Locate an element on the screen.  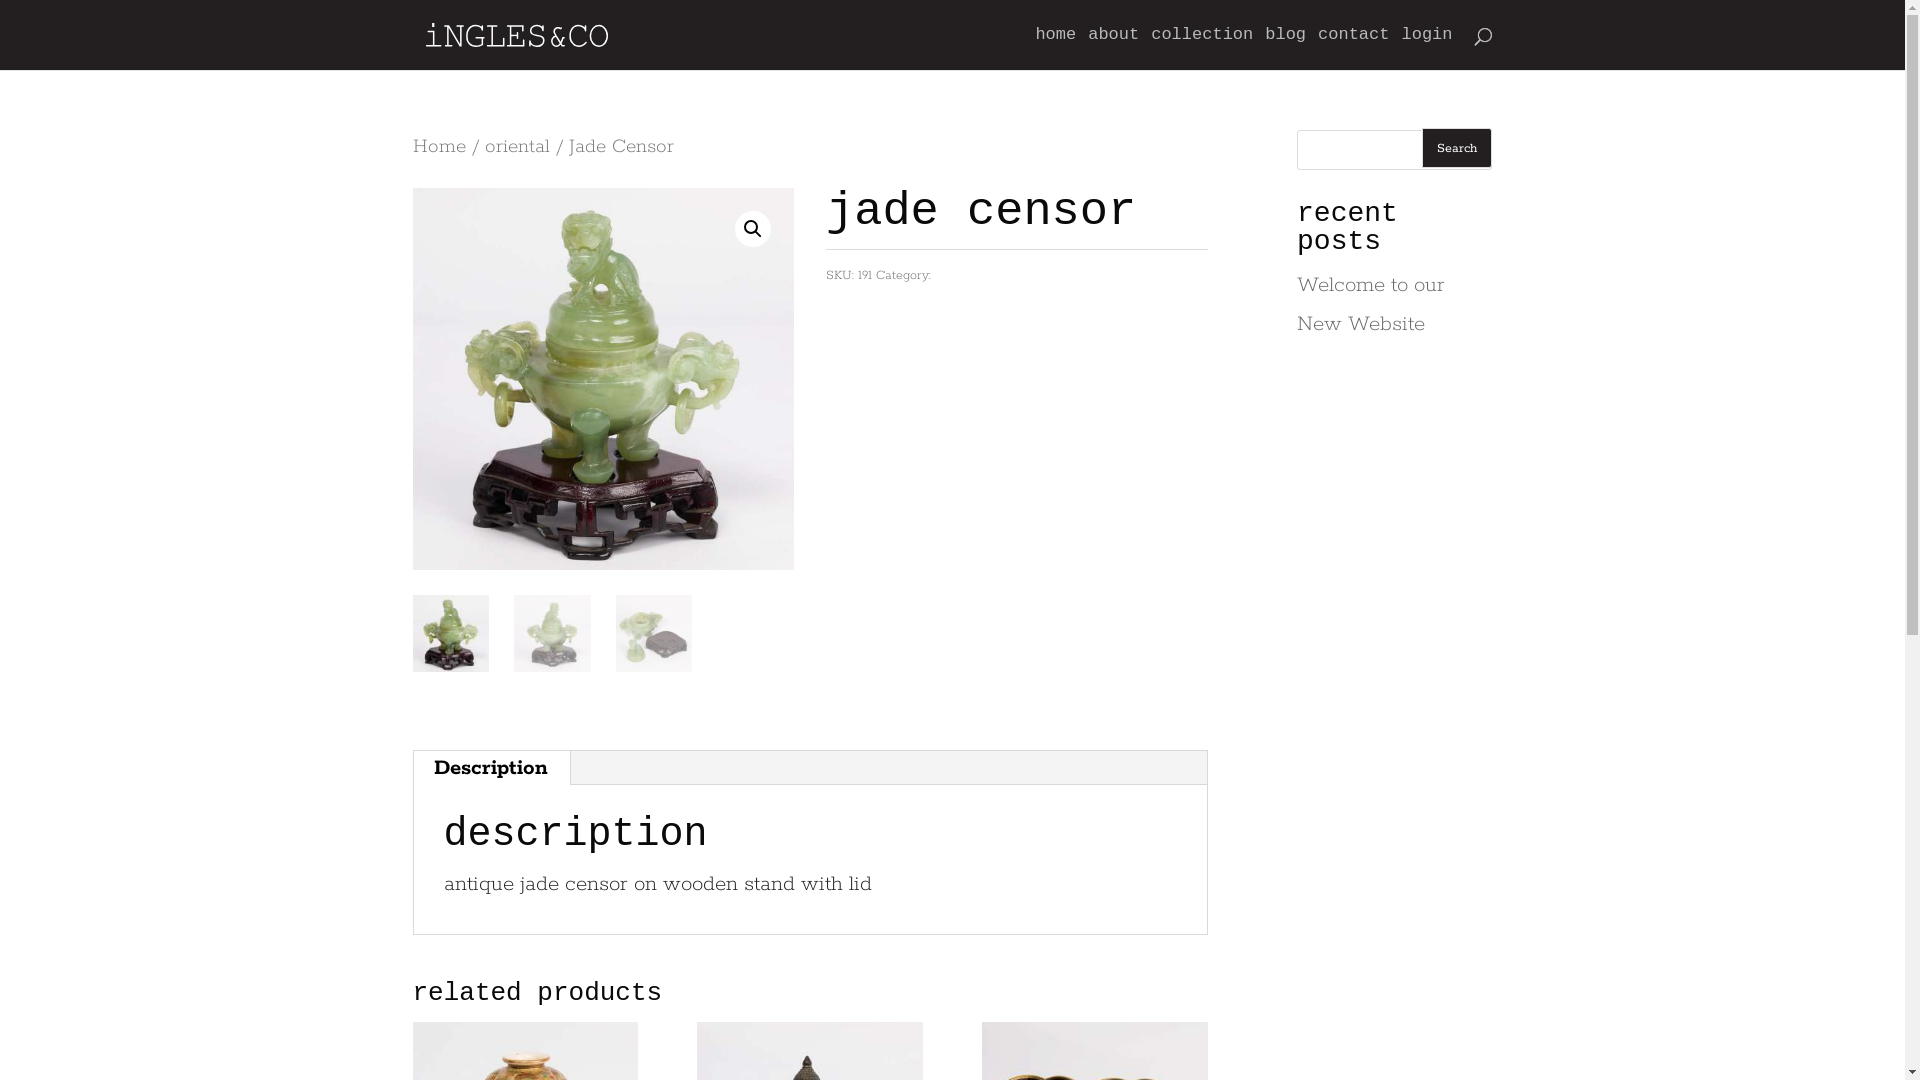
'oriental' is located at coordinates (484, 145).